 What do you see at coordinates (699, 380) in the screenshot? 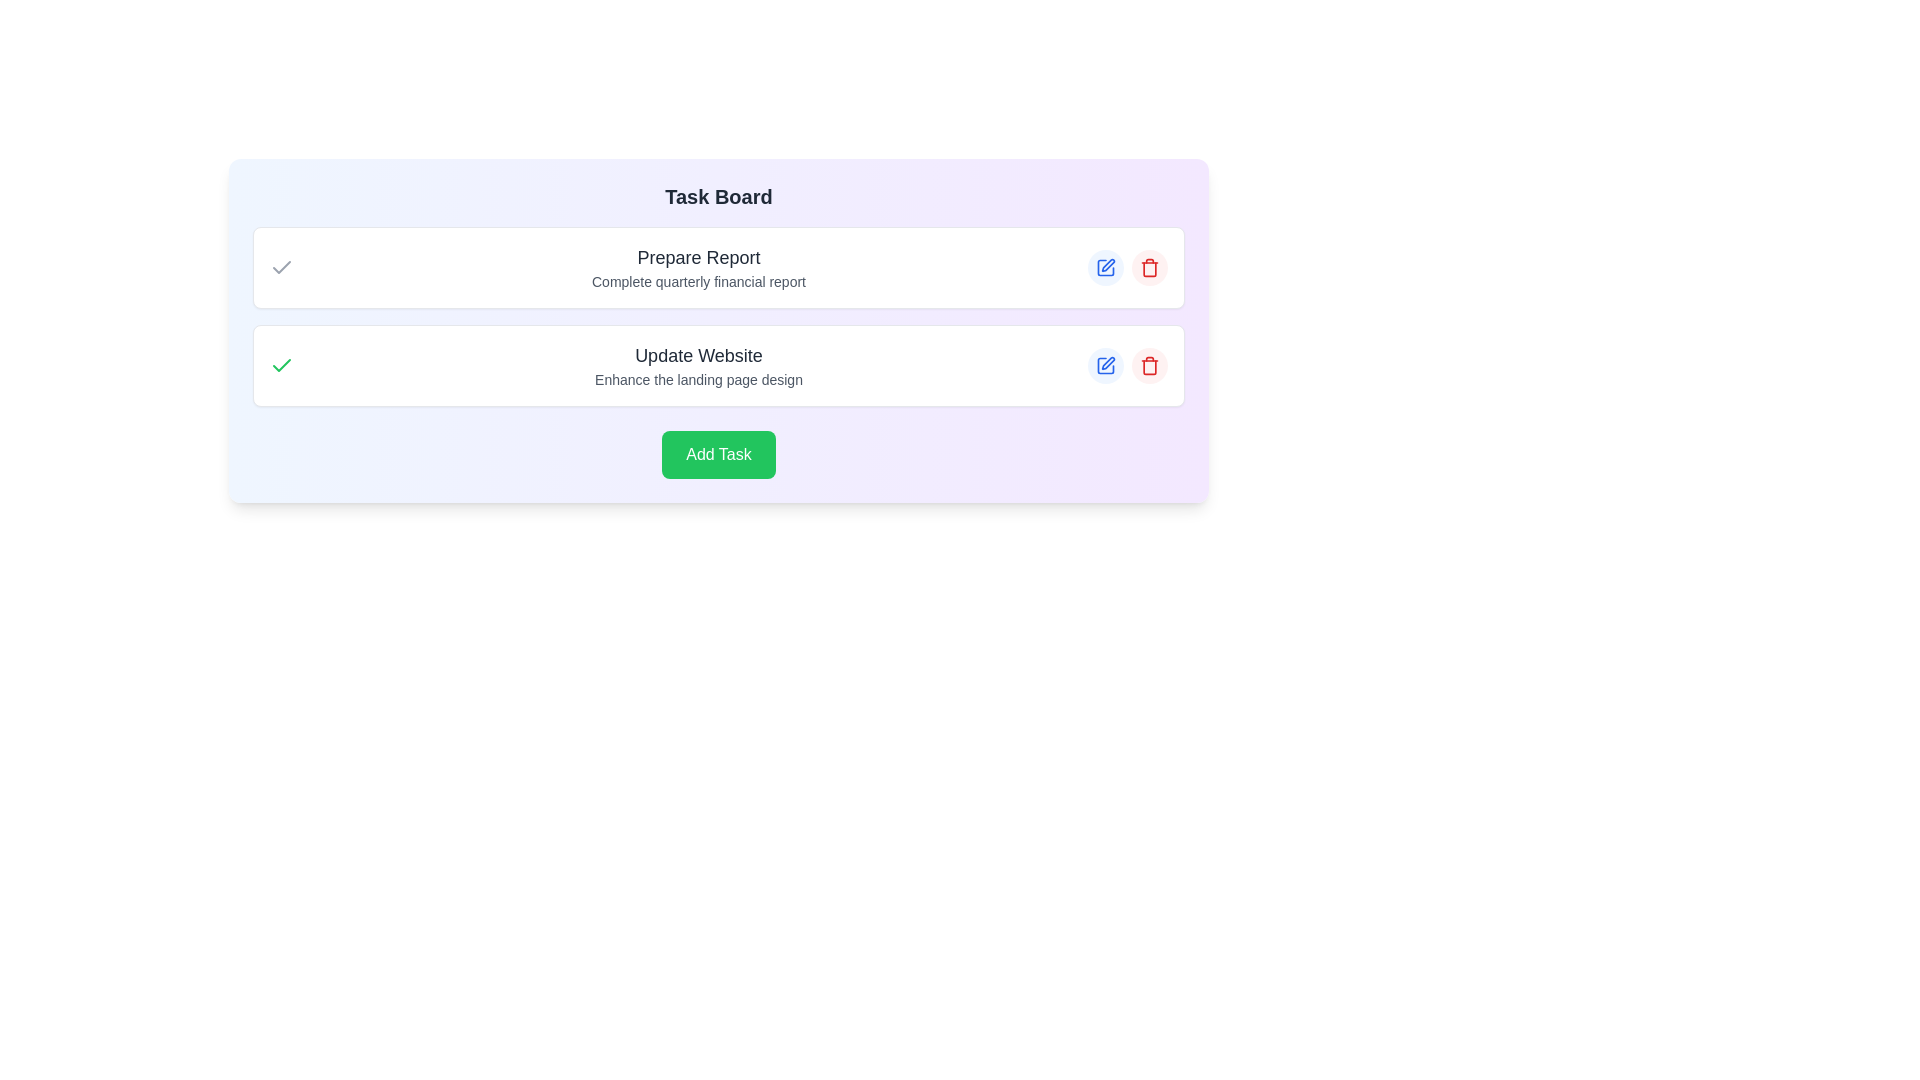
I see `the Text label that provides additional descriptive information about the task 'Update Website', located below the main task title` at bounding box center [699, 380].